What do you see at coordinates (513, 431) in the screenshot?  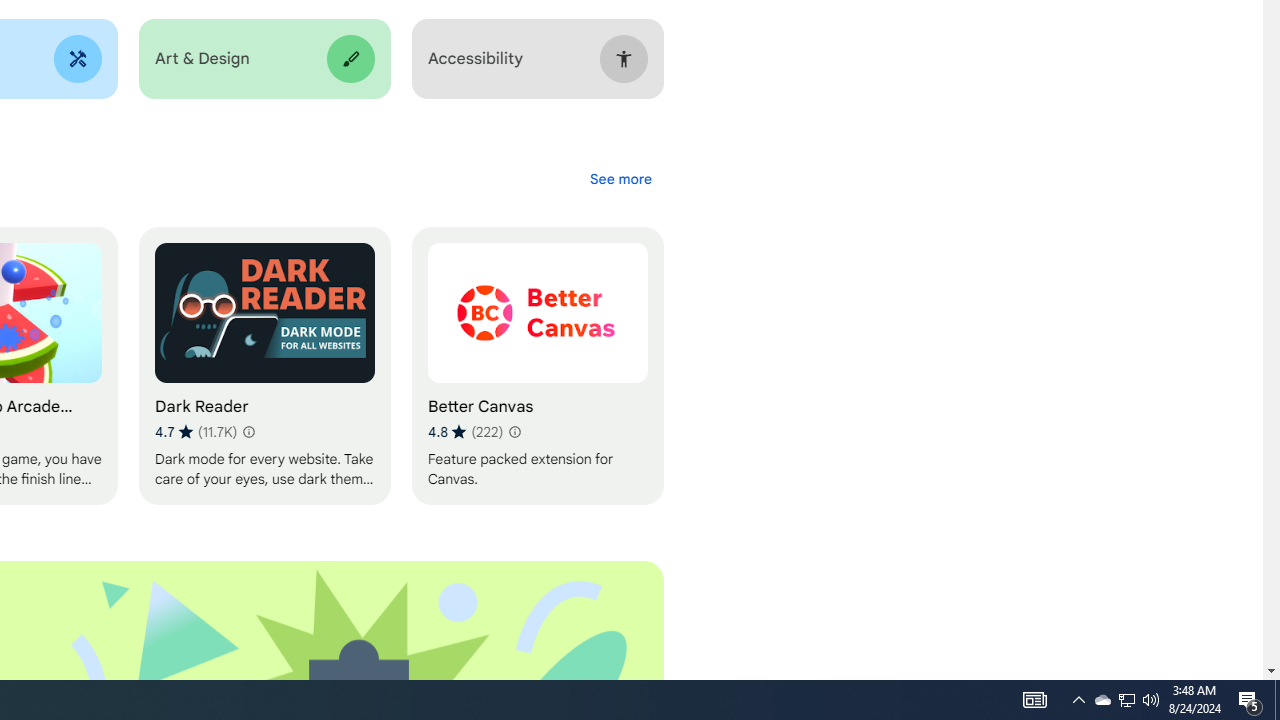 I see `'Learn more about results and reviews "Better Canvas"'` at bounding box center [513, 431].